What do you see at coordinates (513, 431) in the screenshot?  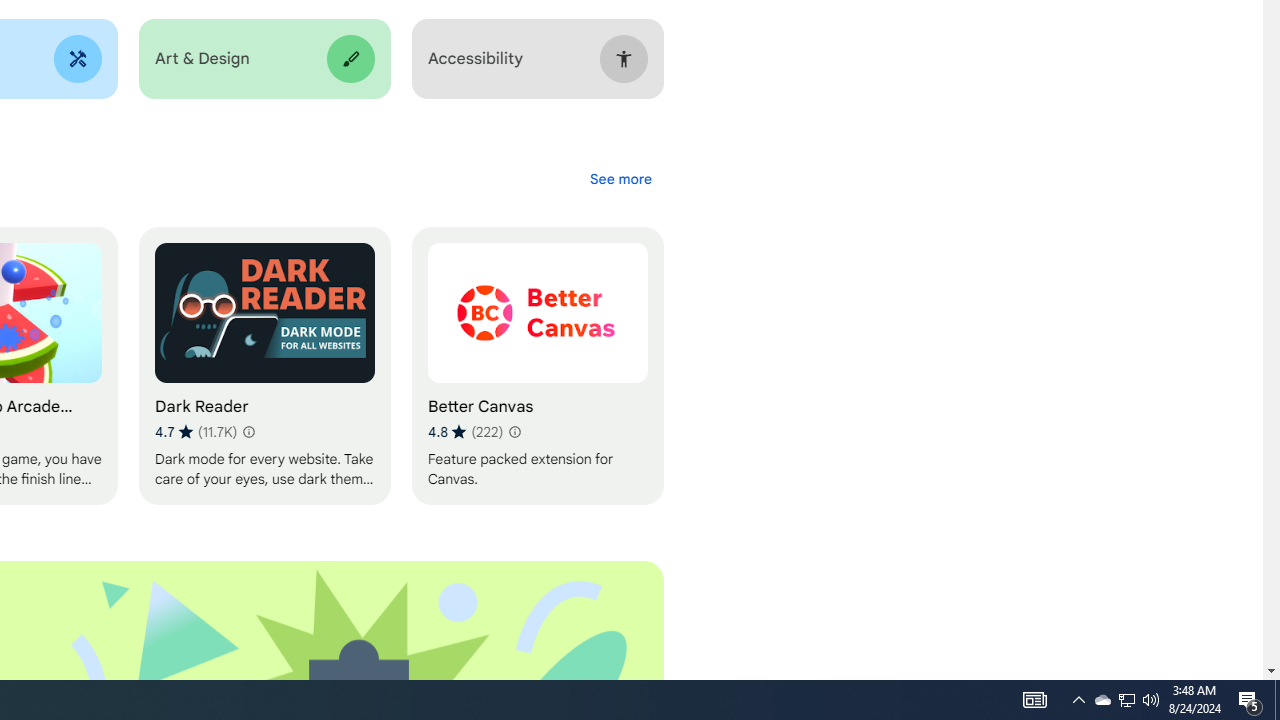 I see `'Learn more about results and reviews "Better Canvas"'` at bounding box center [513, 431].